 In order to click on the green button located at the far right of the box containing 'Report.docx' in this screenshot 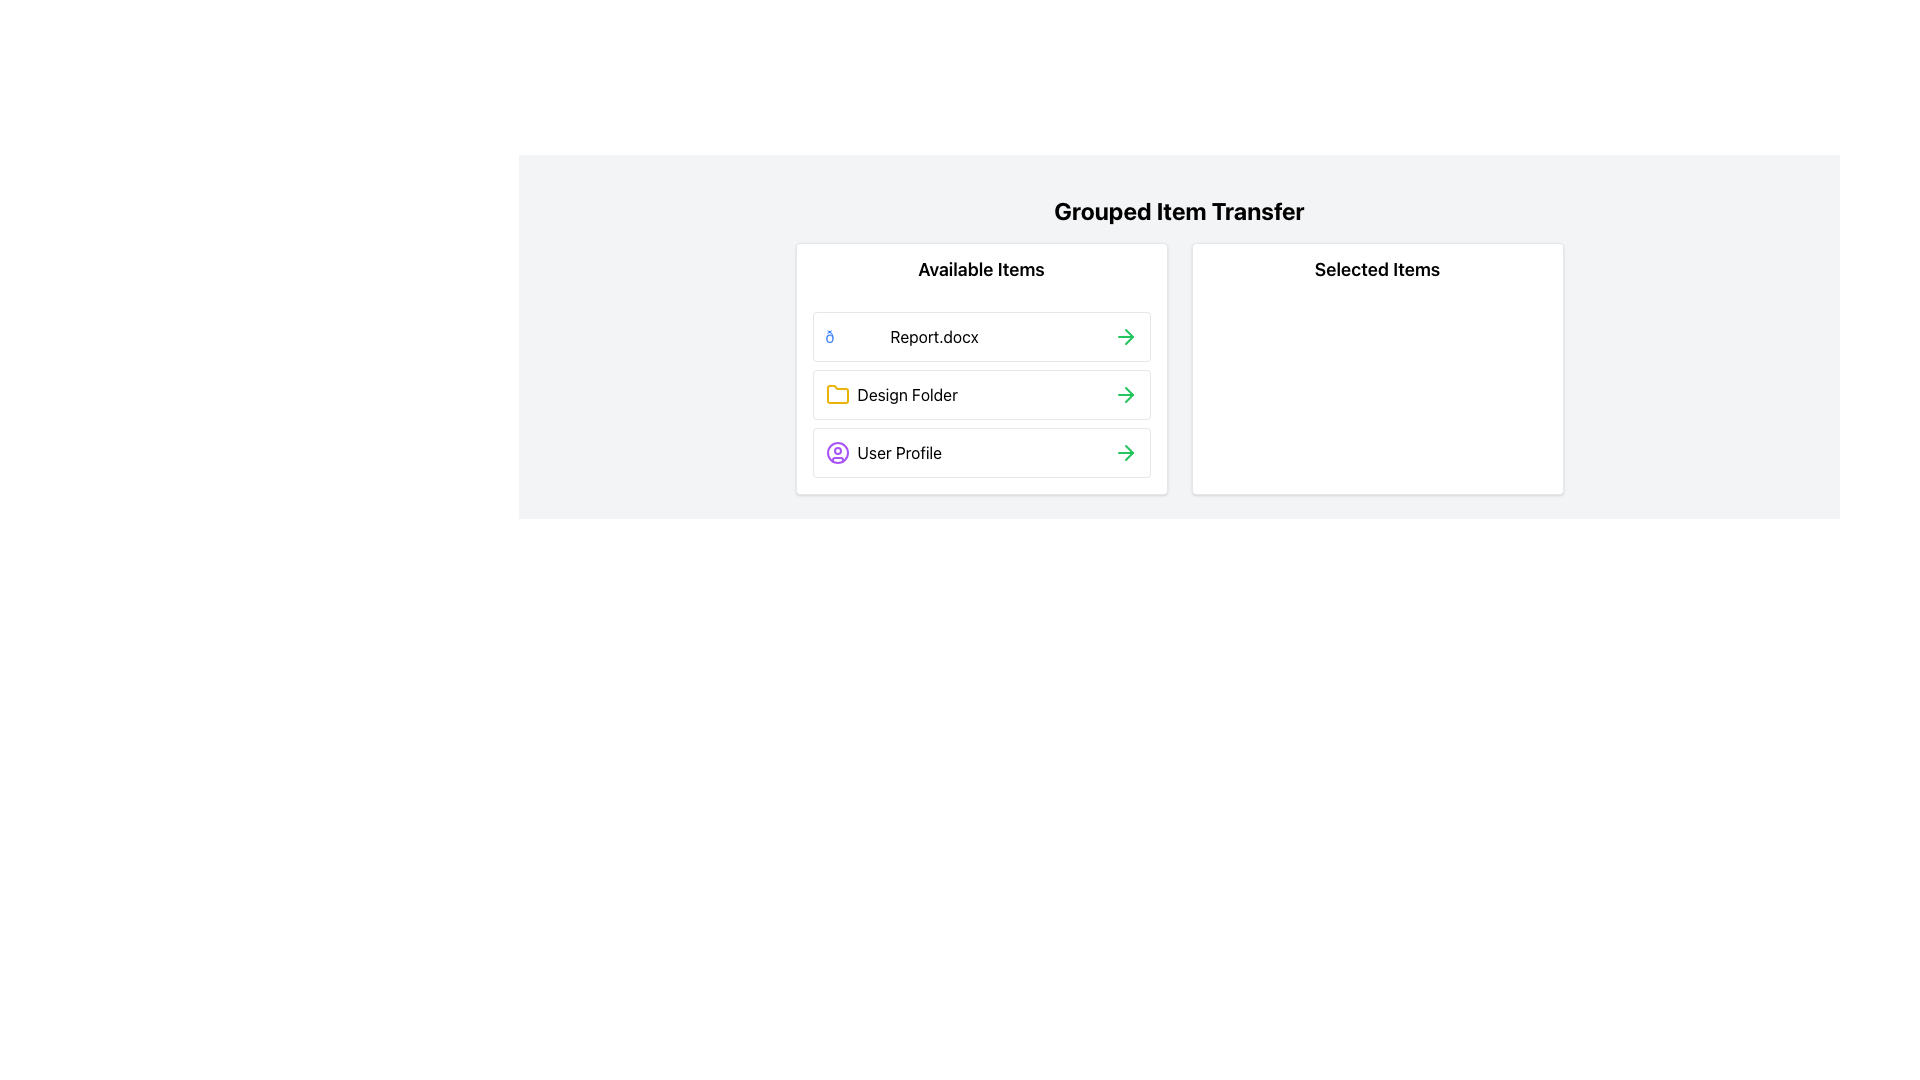, I will do `click(1125, 335)`.